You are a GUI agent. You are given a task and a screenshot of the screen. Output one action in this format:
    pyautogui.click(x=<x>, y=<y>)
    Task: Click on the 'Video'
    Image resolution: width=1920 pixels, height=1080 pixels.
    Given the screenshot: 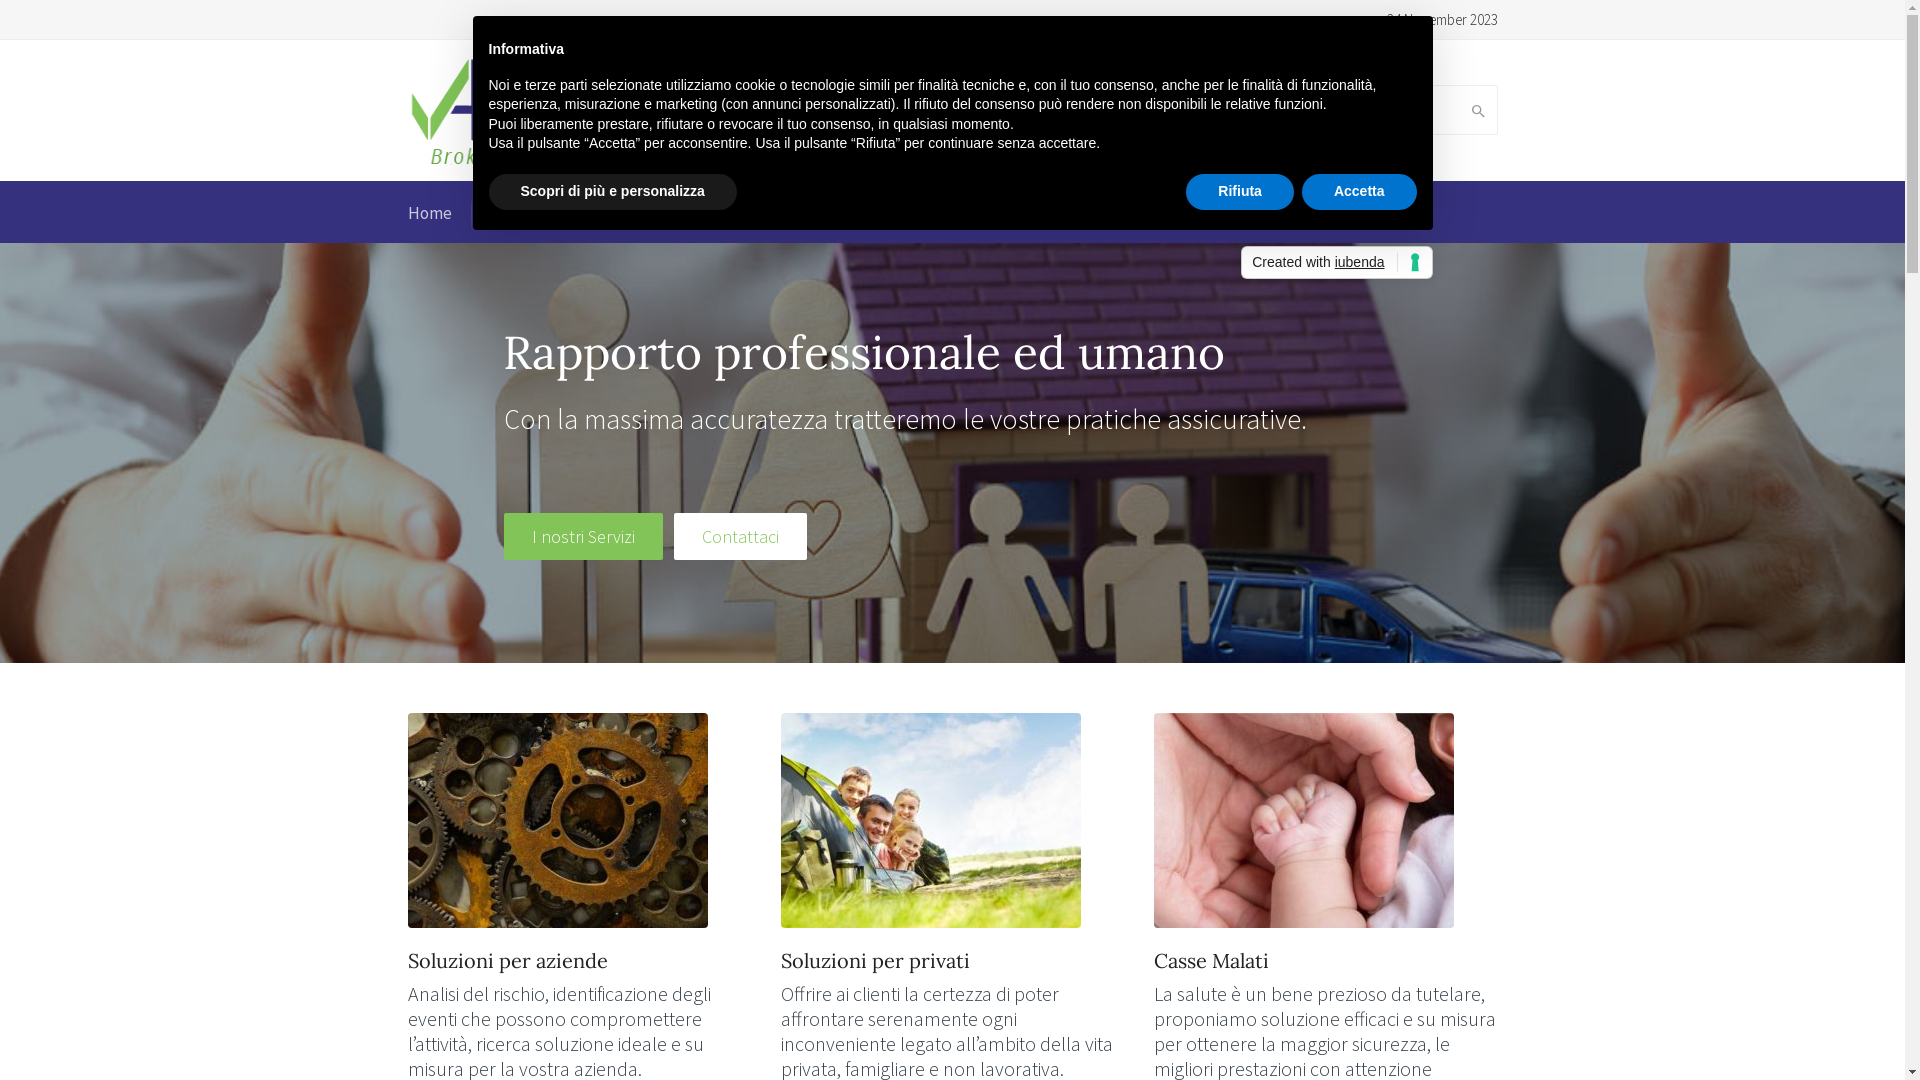 What is the action you would take?
    pyautogui.click(x=1117, y=213)
    